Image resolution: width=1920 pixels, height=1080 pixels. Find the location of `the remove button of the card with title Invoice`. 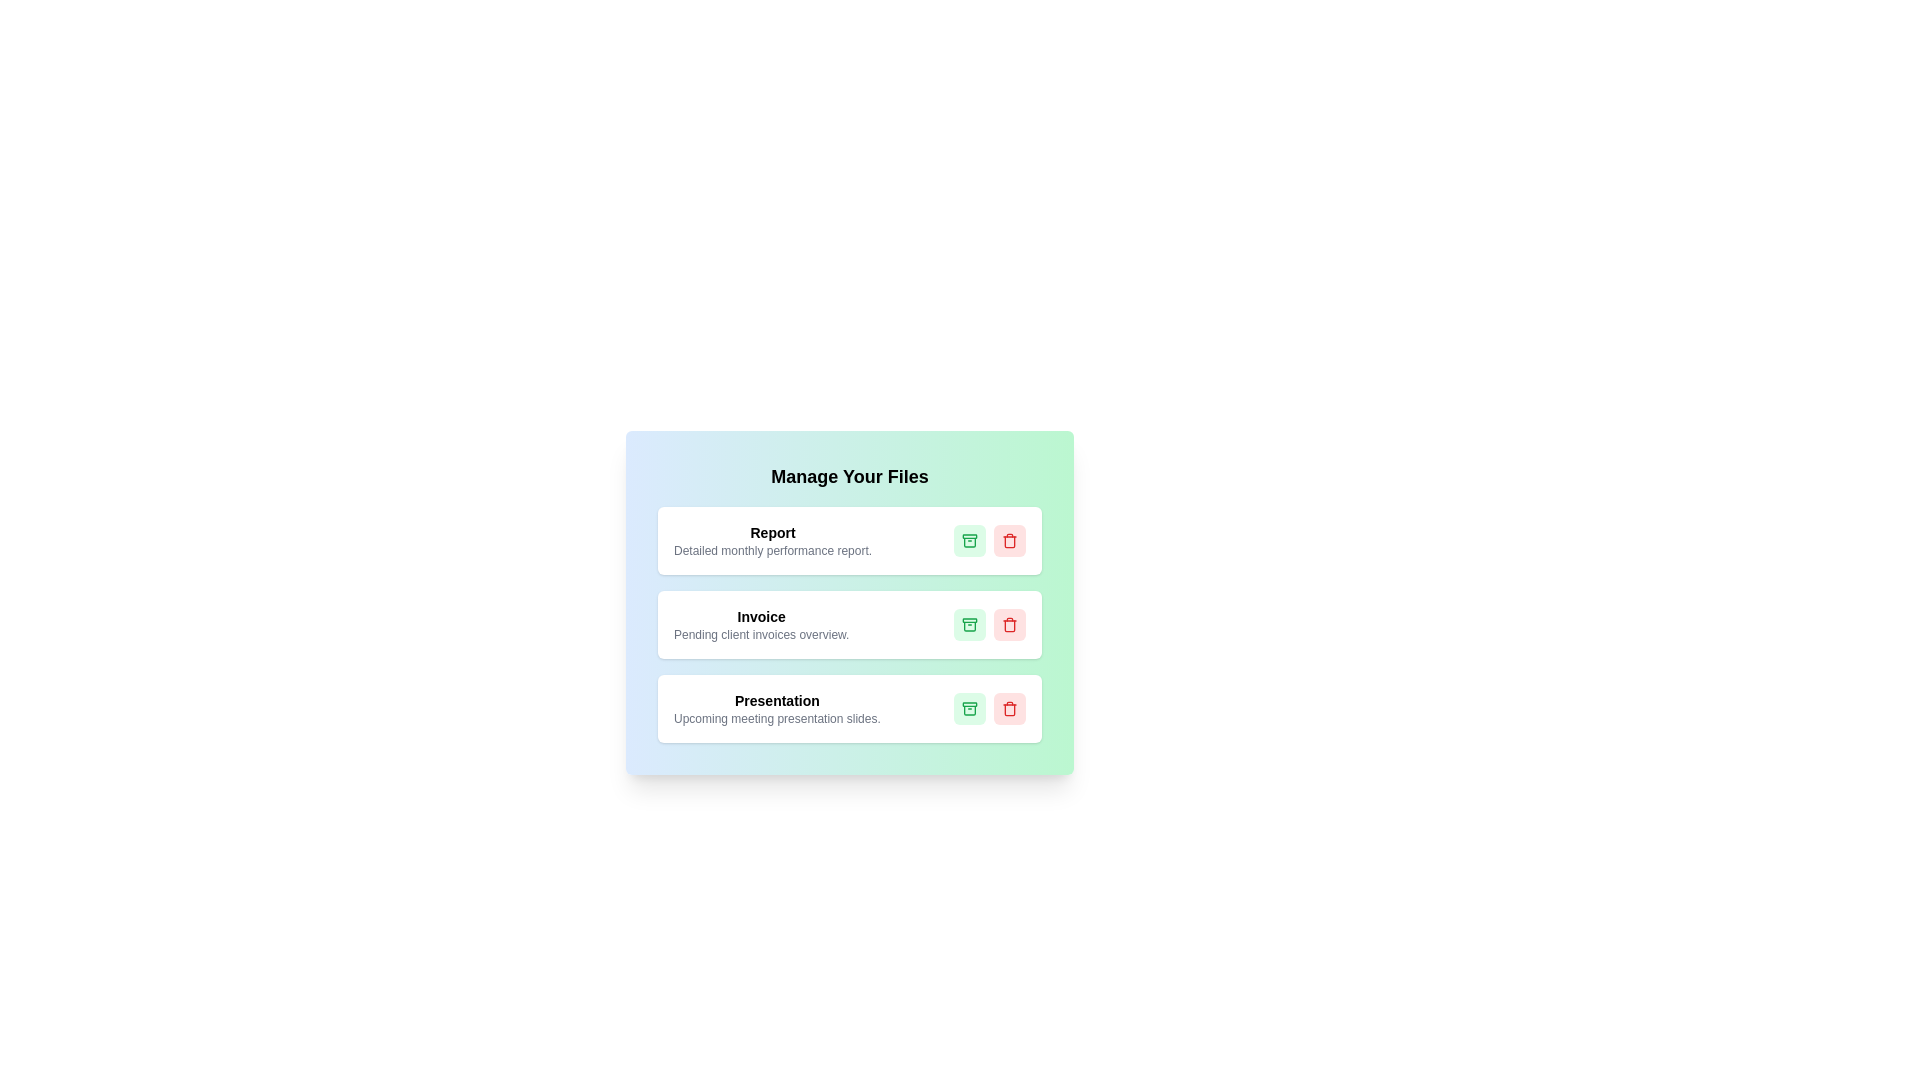

the remove button of the card with title Invoice is located at coordinates (1009, 623).